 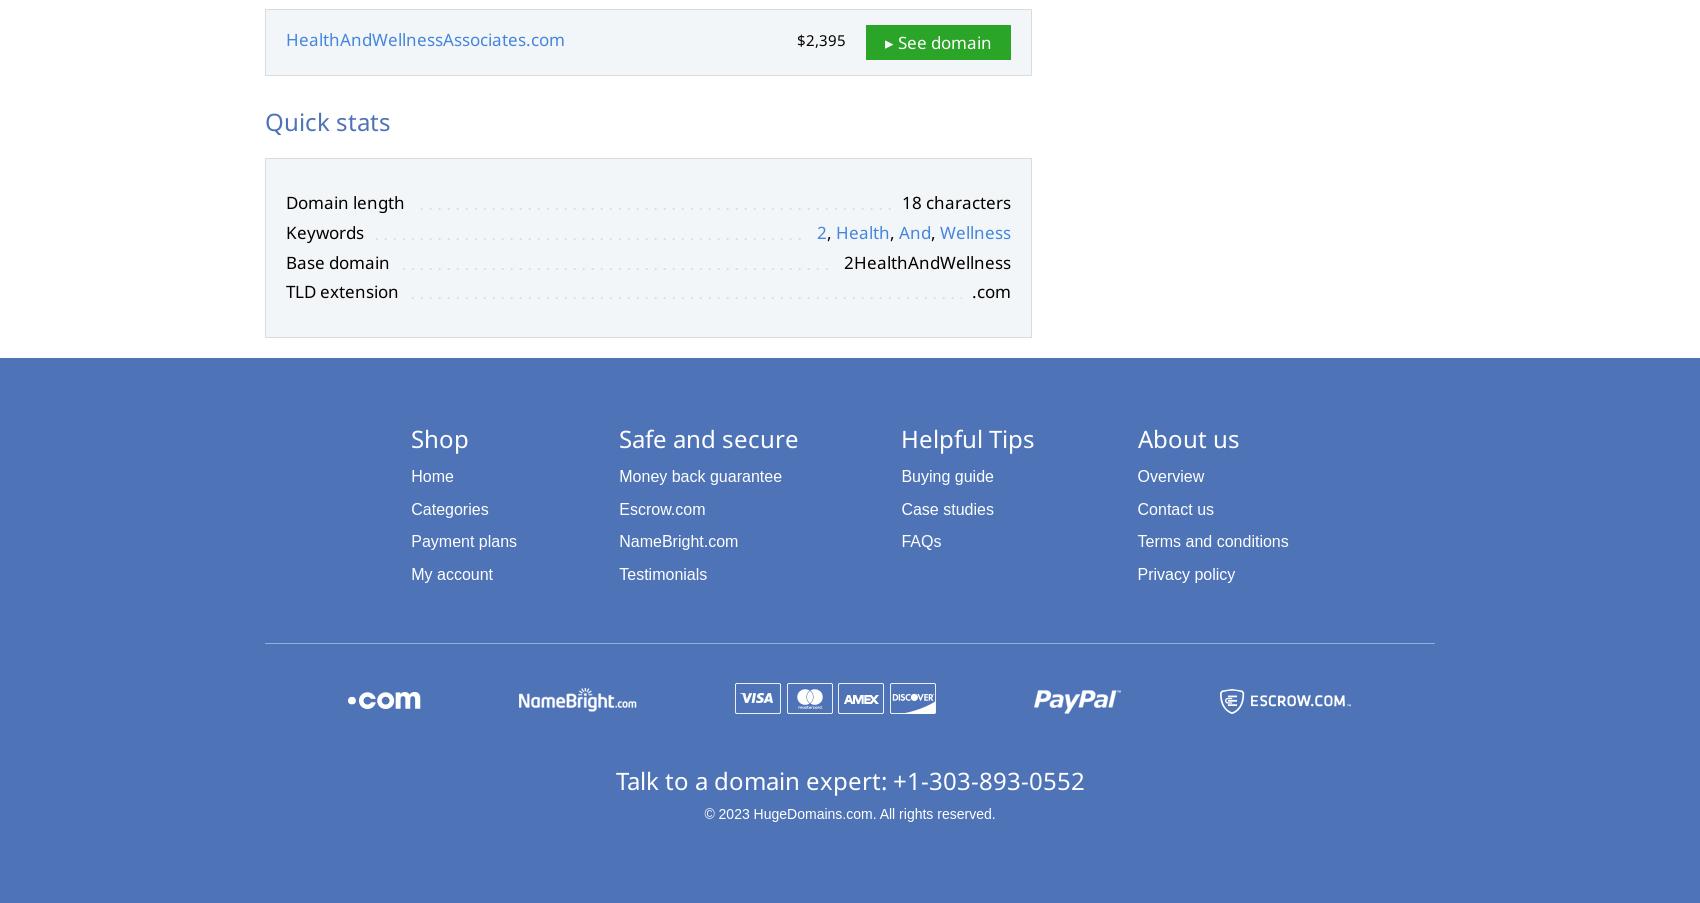 I want to click on 'HealthAndWellnessAssociates.com', so click(x=425, y=38).